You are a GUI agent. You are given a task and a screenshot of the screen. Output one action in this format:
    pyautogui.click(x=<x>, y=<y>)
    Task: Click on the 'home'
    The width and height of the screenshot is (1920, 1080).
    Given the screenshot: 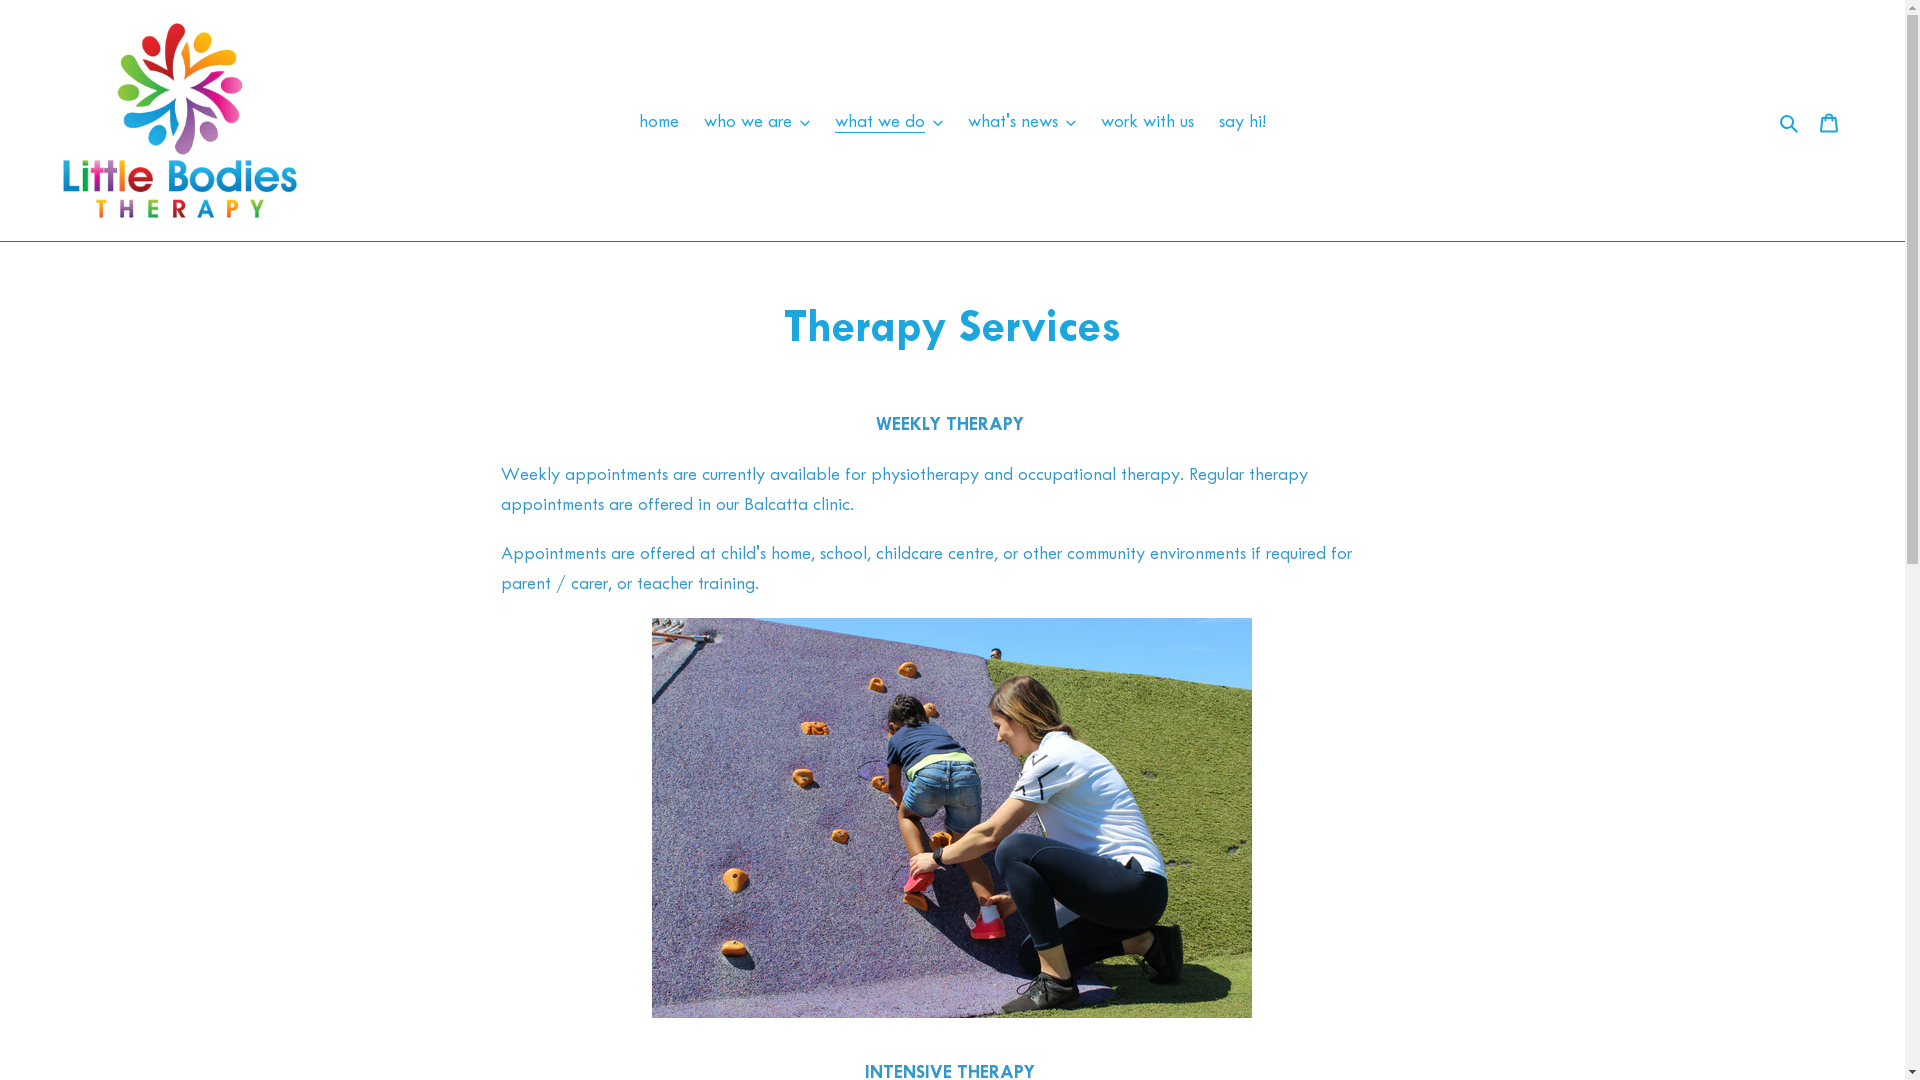 What is the action you would take?
    pyautogui.click(x=658, y=120)
    